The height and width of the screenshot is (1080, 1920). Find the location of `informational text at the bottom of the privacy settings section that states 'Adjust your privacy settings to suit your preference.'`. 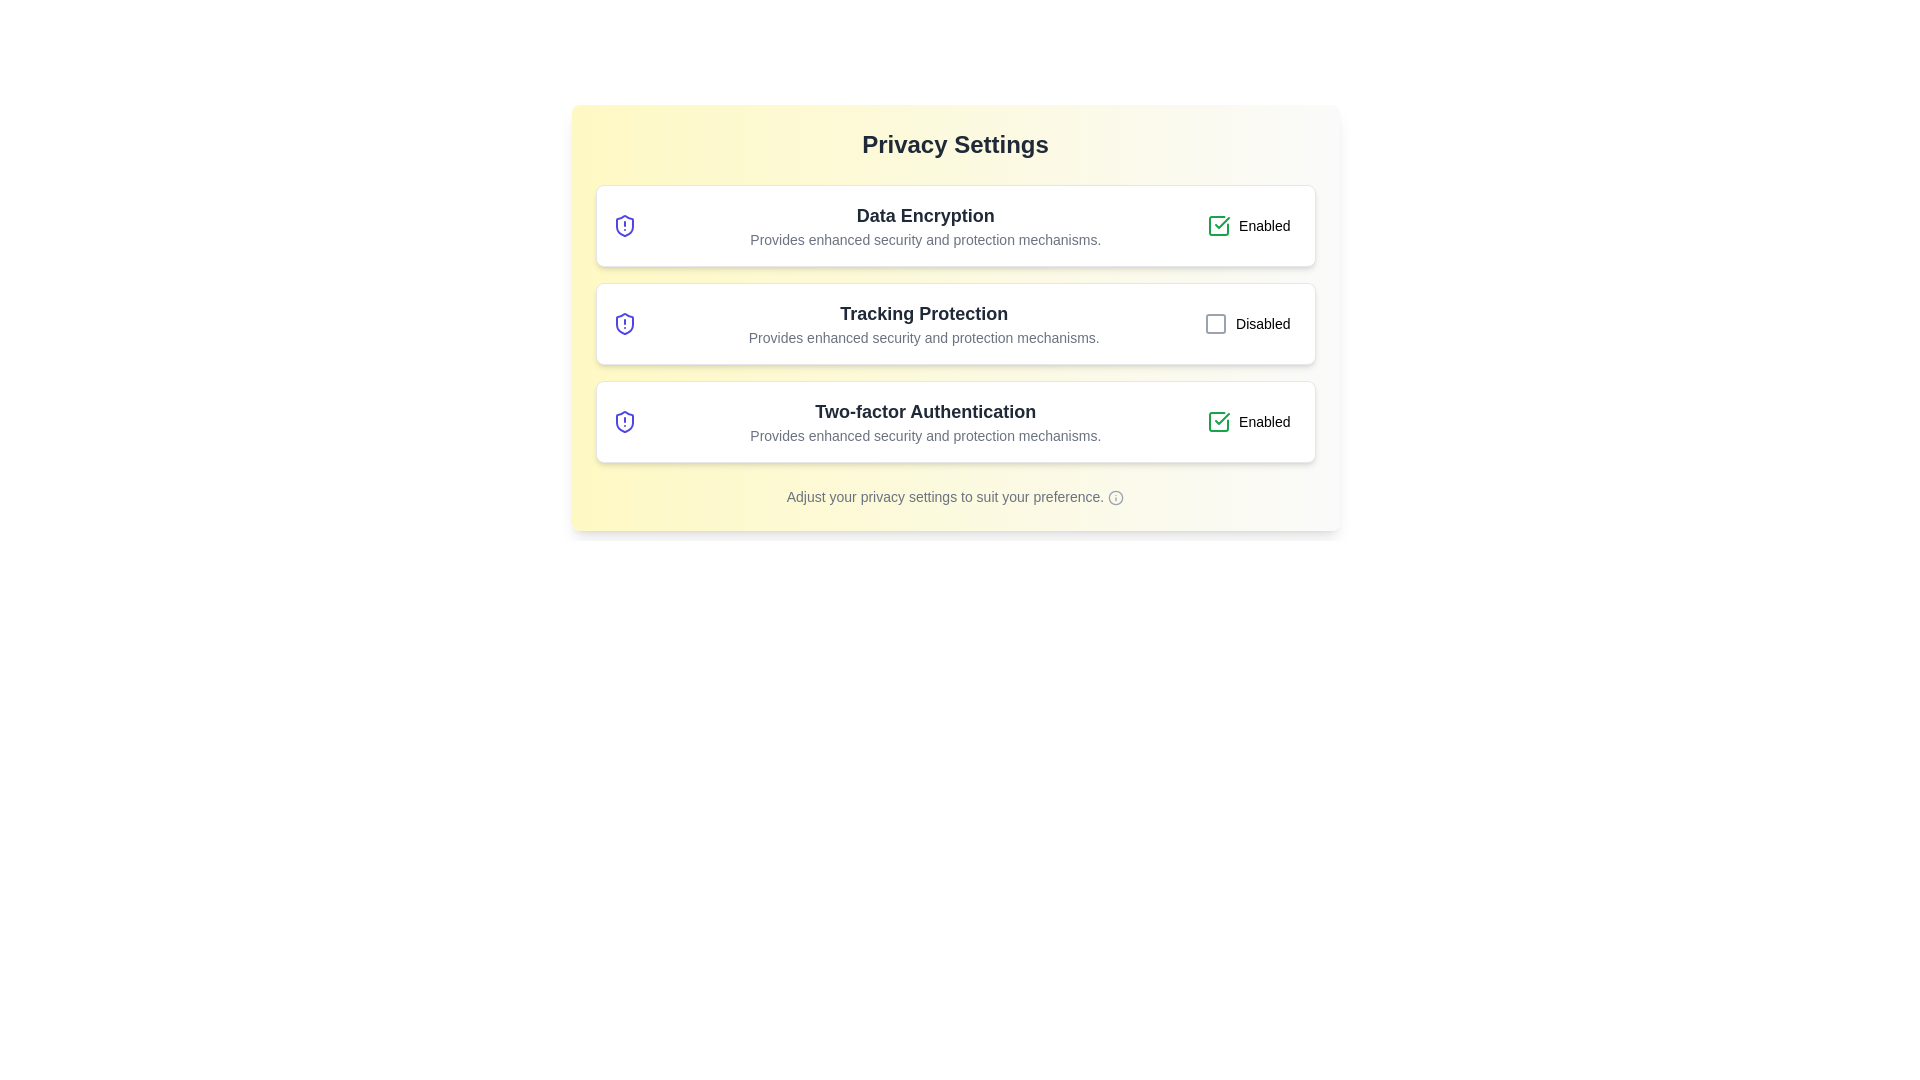

informational text at the bottom of the privacy settings section that states 'Adjust your privacy settings to suit your preference.' is located at coordinates (954, 496).